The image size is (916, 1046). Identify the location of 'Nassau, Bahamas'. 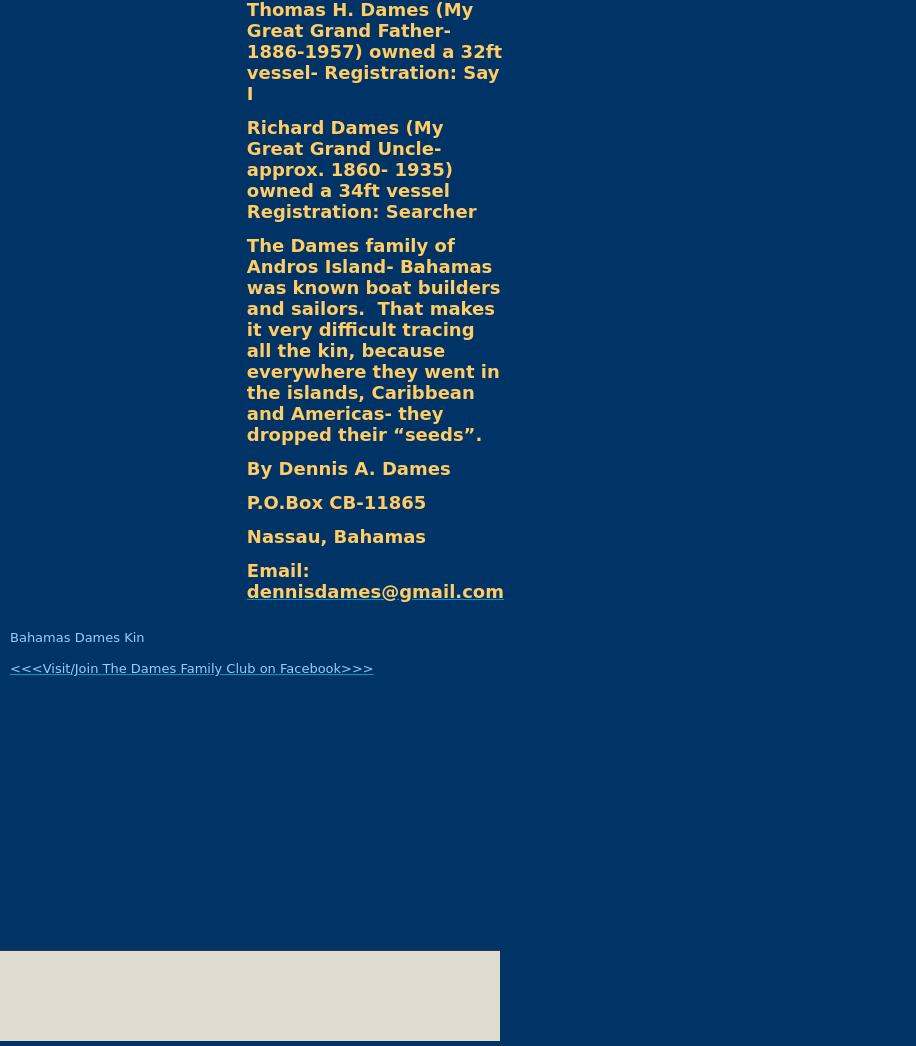
(334, 535).